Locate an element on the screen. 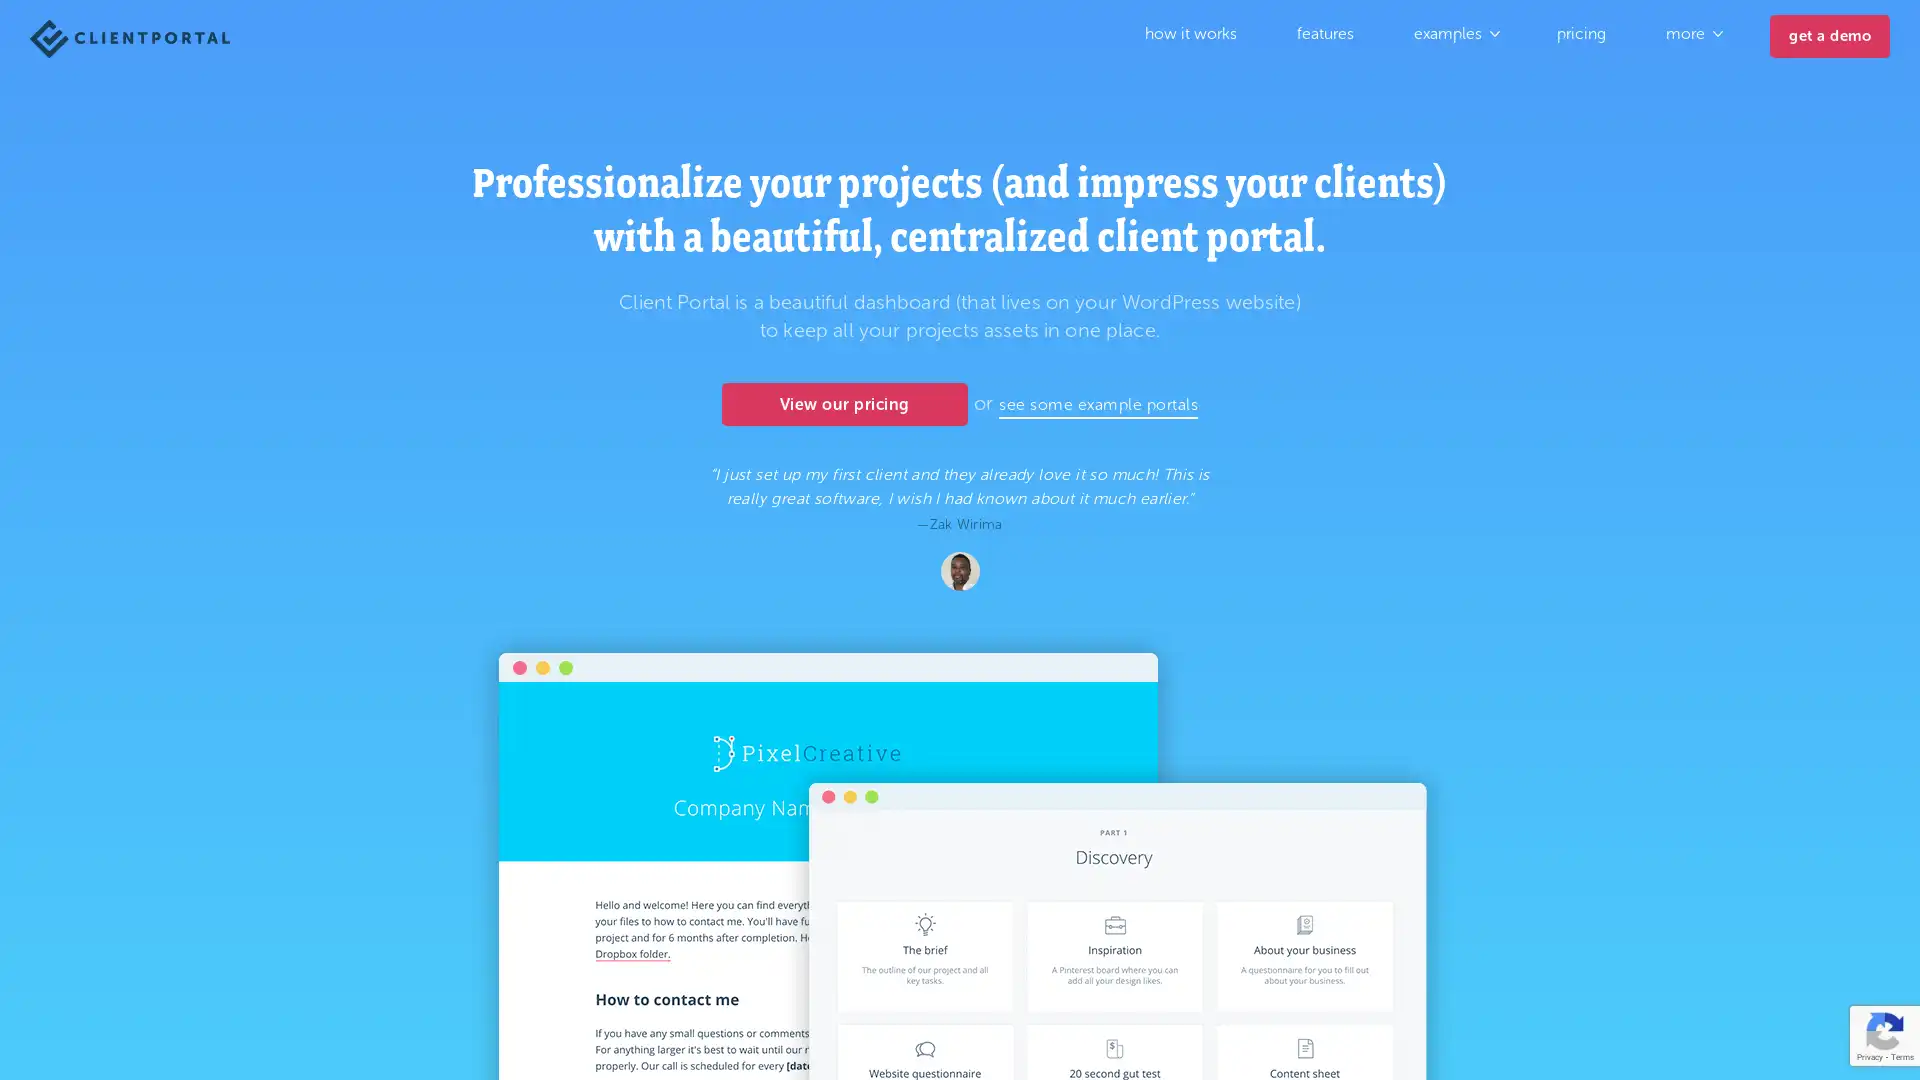 The image size is (1920, 1080). Get the video demo is located at coordinates (1683, 987).